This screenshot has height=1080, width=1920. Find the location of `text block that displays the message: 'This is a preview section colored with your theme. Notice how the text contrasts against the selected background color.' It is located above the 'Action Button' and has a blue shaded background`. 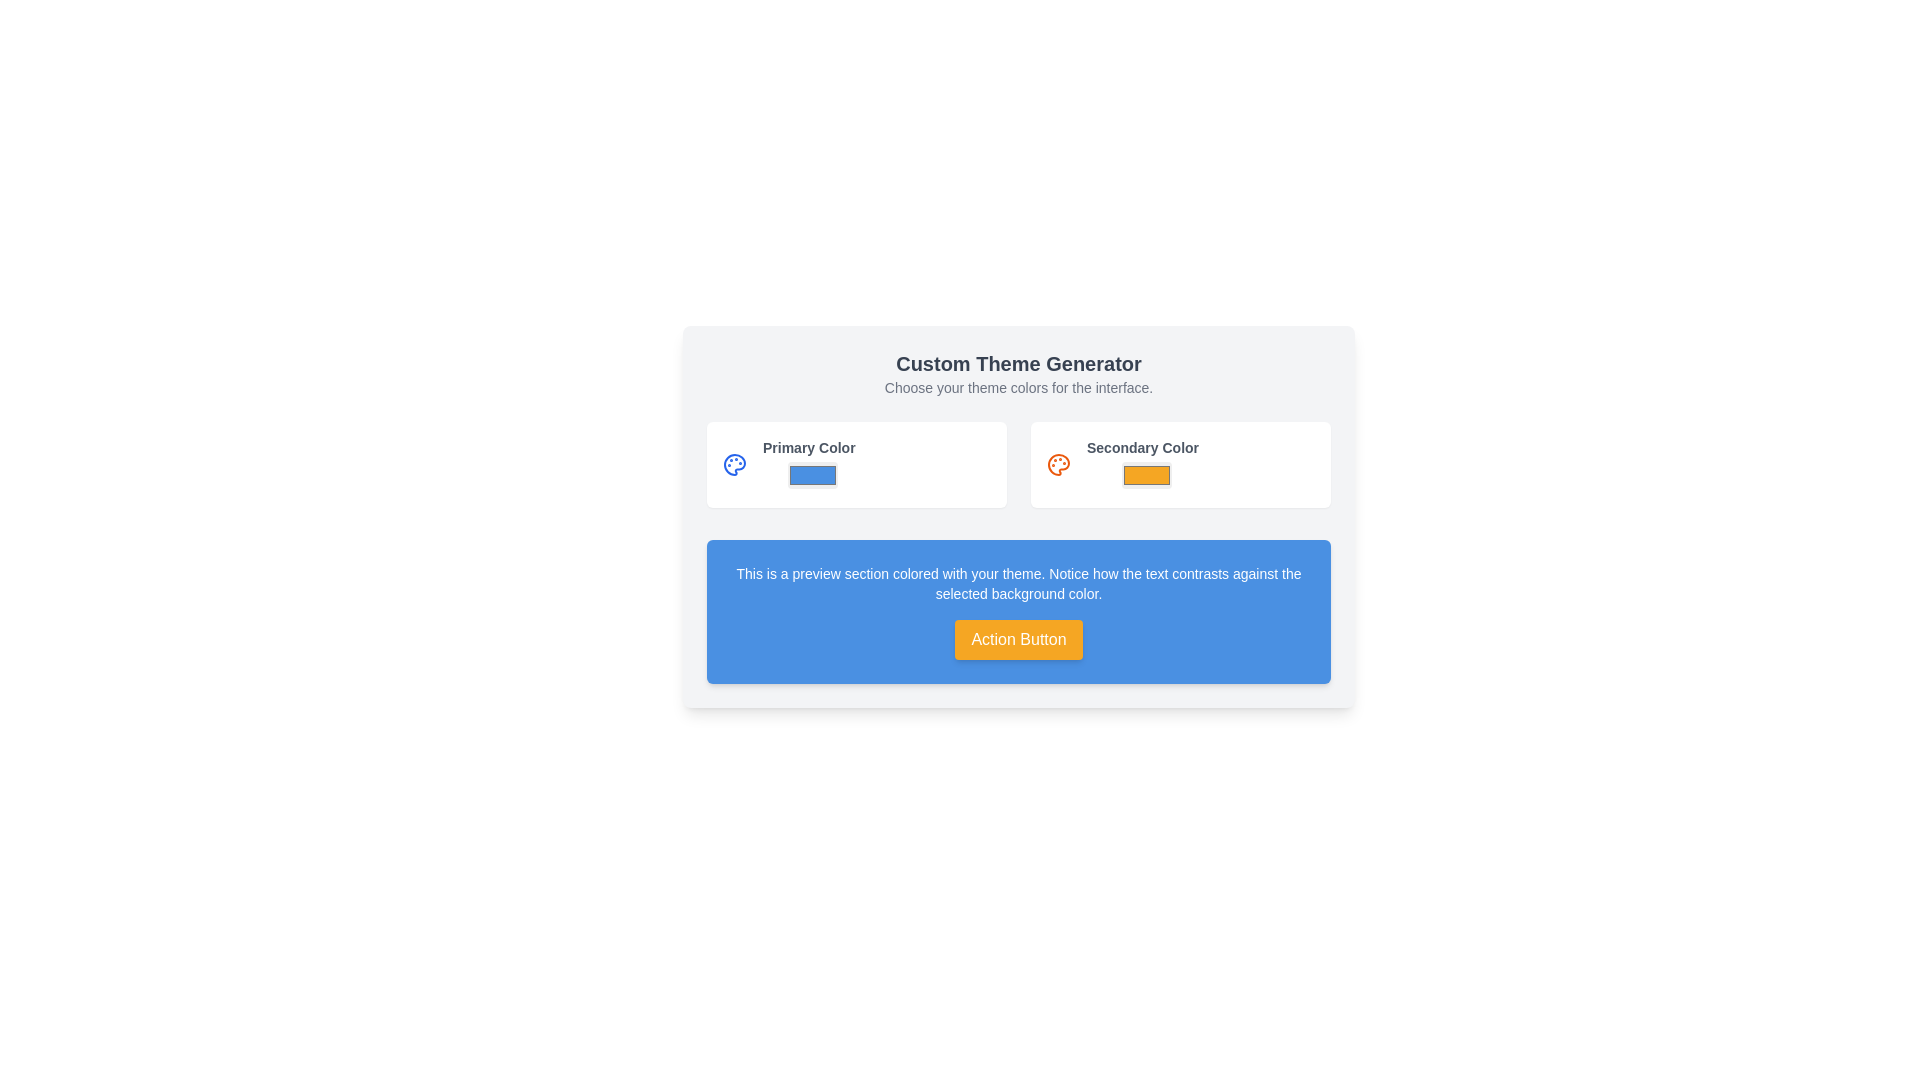

text block that displays the message: 'This is a preview section colored with your theme. Notice how the text contrasts against the selected background color.' It is located above the 'Action Button' and has a blue shaded background is located at coordinates (1018, 583).